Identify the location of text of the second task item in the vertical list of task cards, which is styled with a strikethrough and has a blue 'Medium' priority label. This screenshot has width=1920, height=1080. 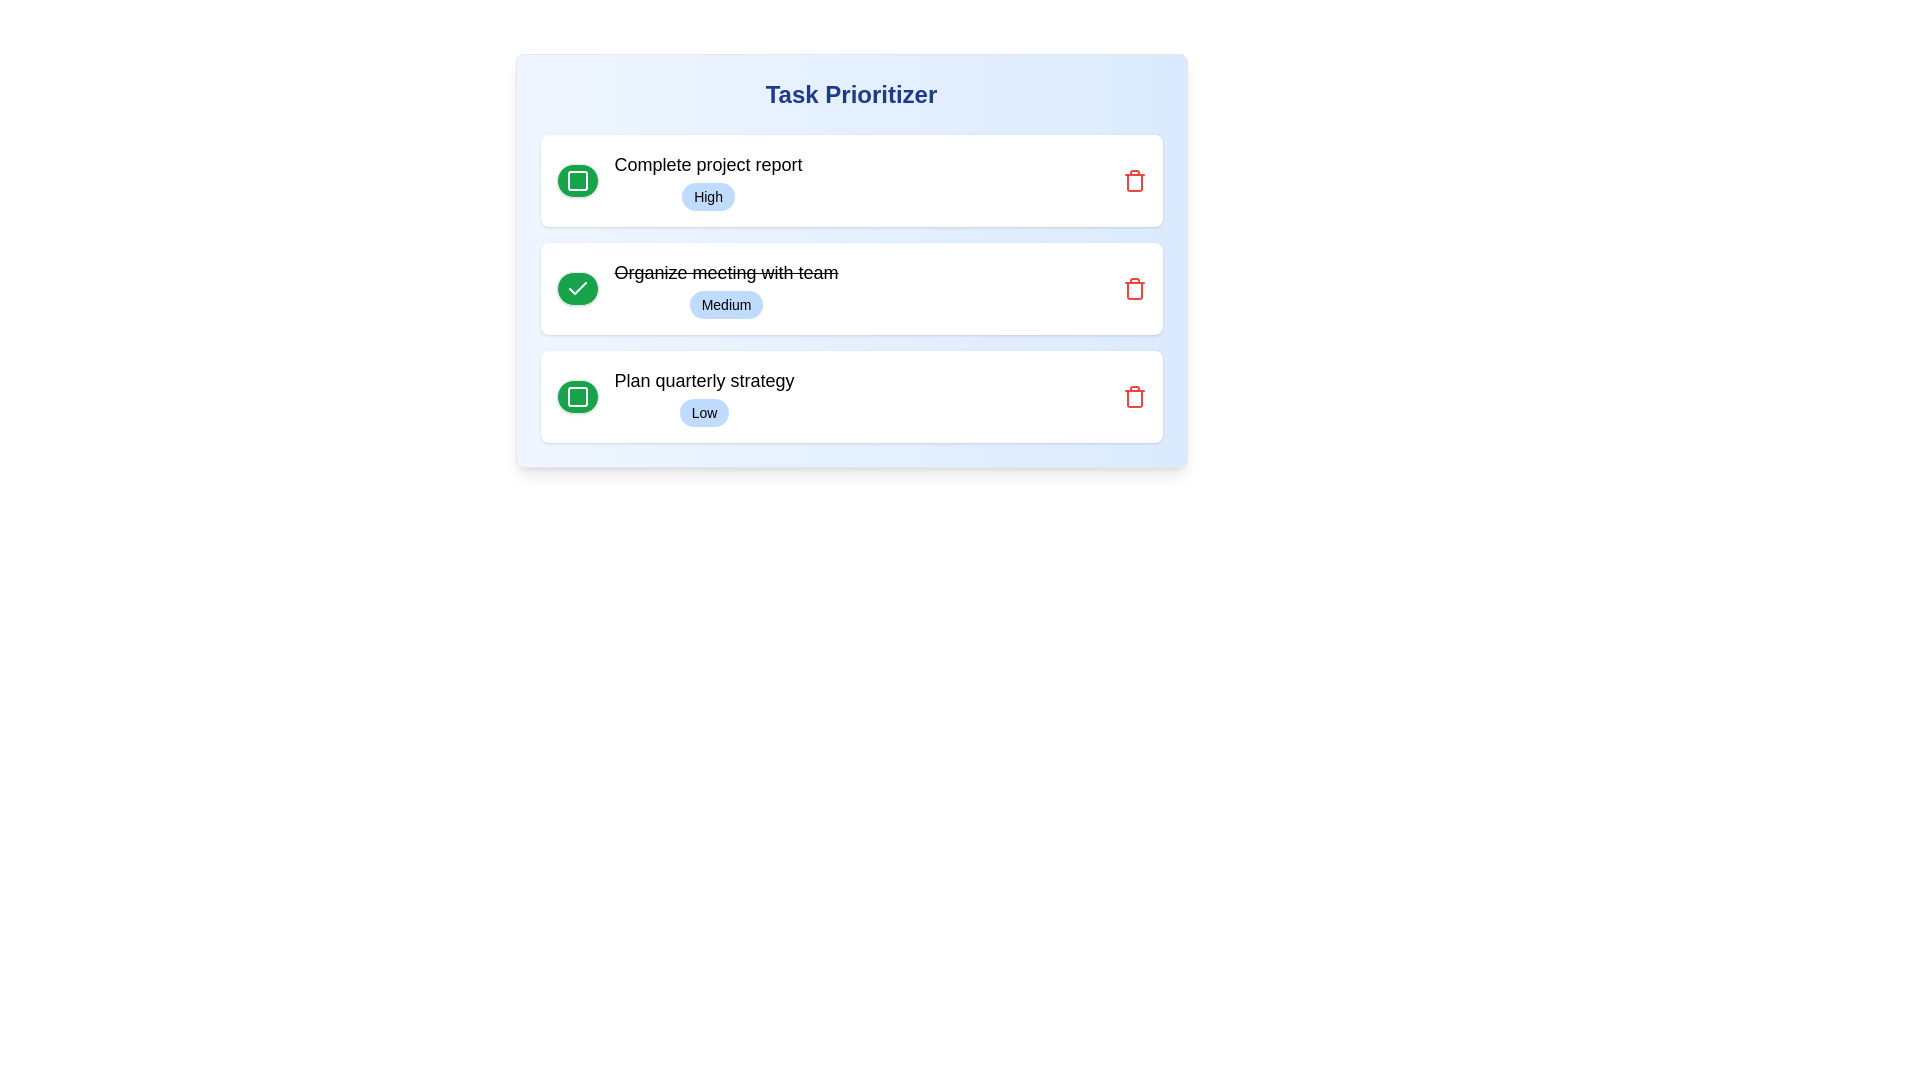
(697, 289).